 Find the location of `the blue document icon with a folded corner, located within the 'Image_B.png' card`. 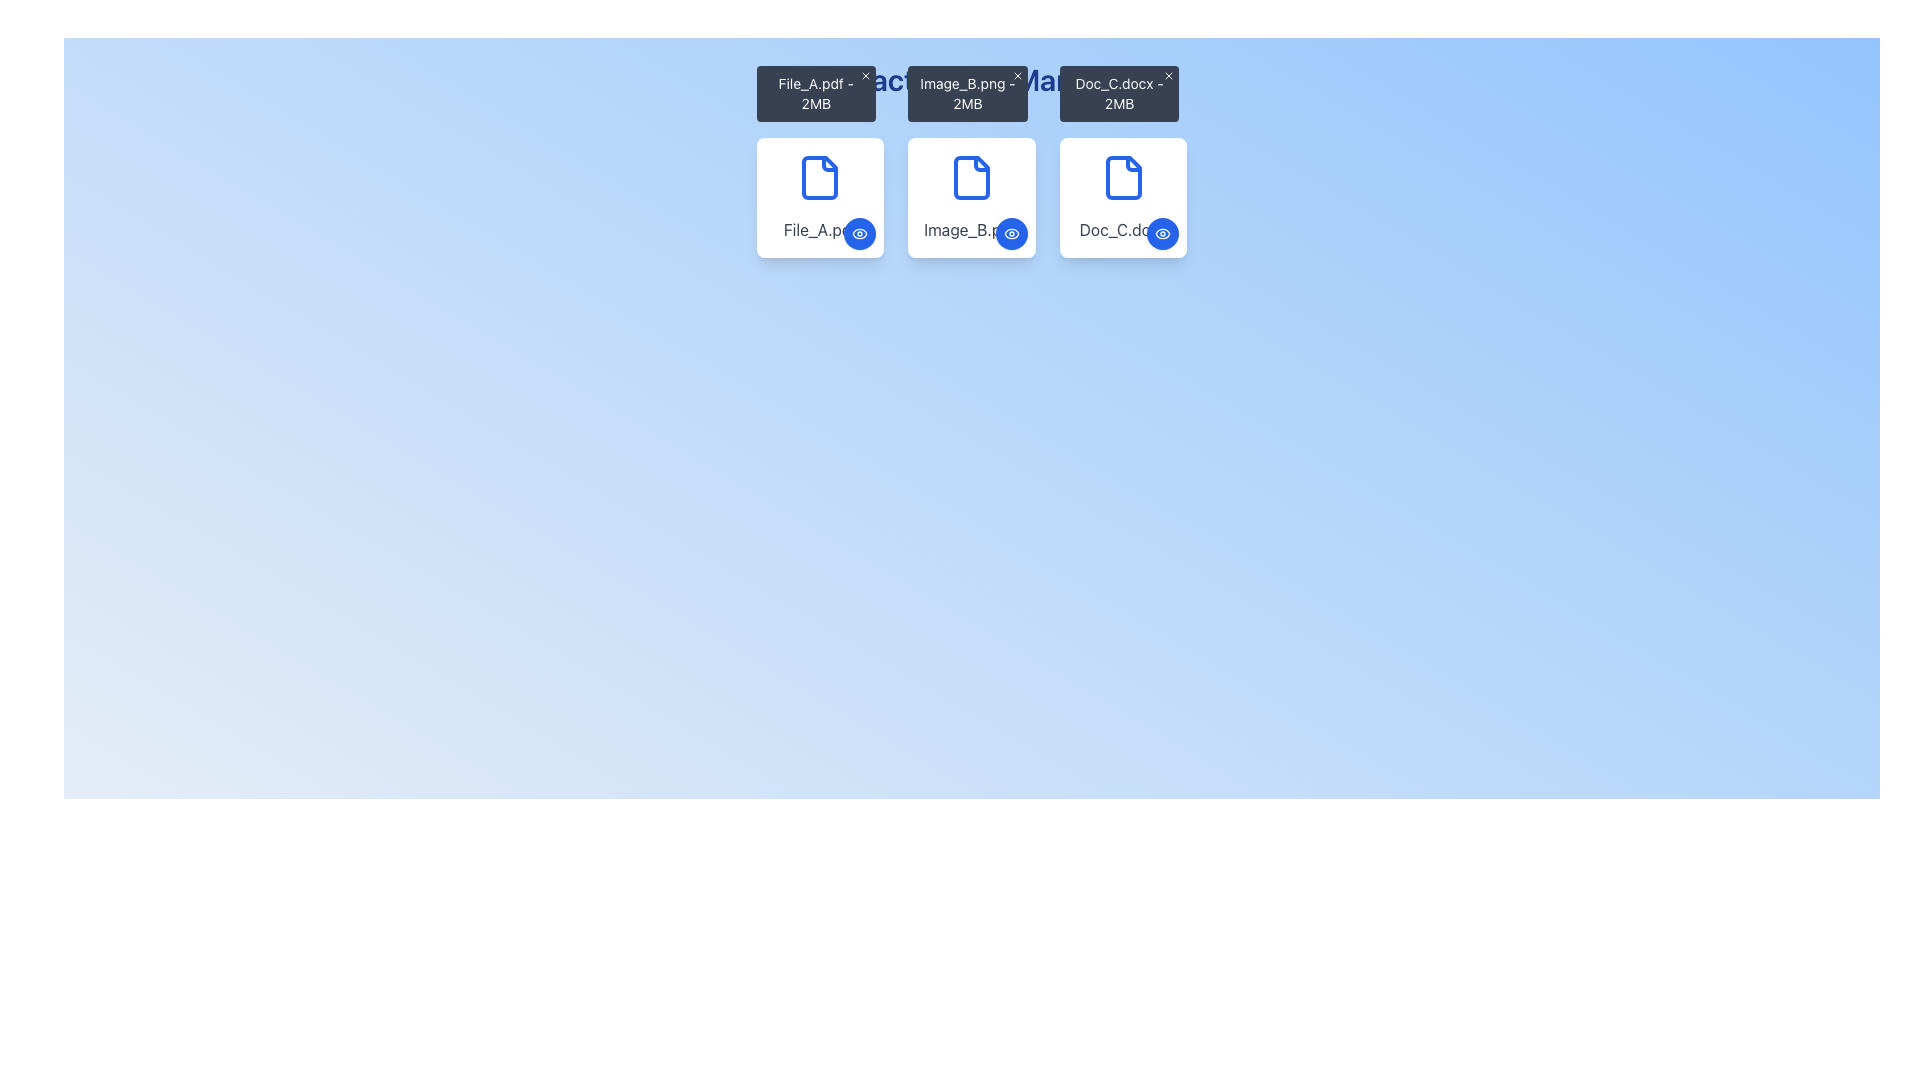

the blue document icon with a folded corner, located within the 'Image_B.png' card is located at coordinates (971, 176).